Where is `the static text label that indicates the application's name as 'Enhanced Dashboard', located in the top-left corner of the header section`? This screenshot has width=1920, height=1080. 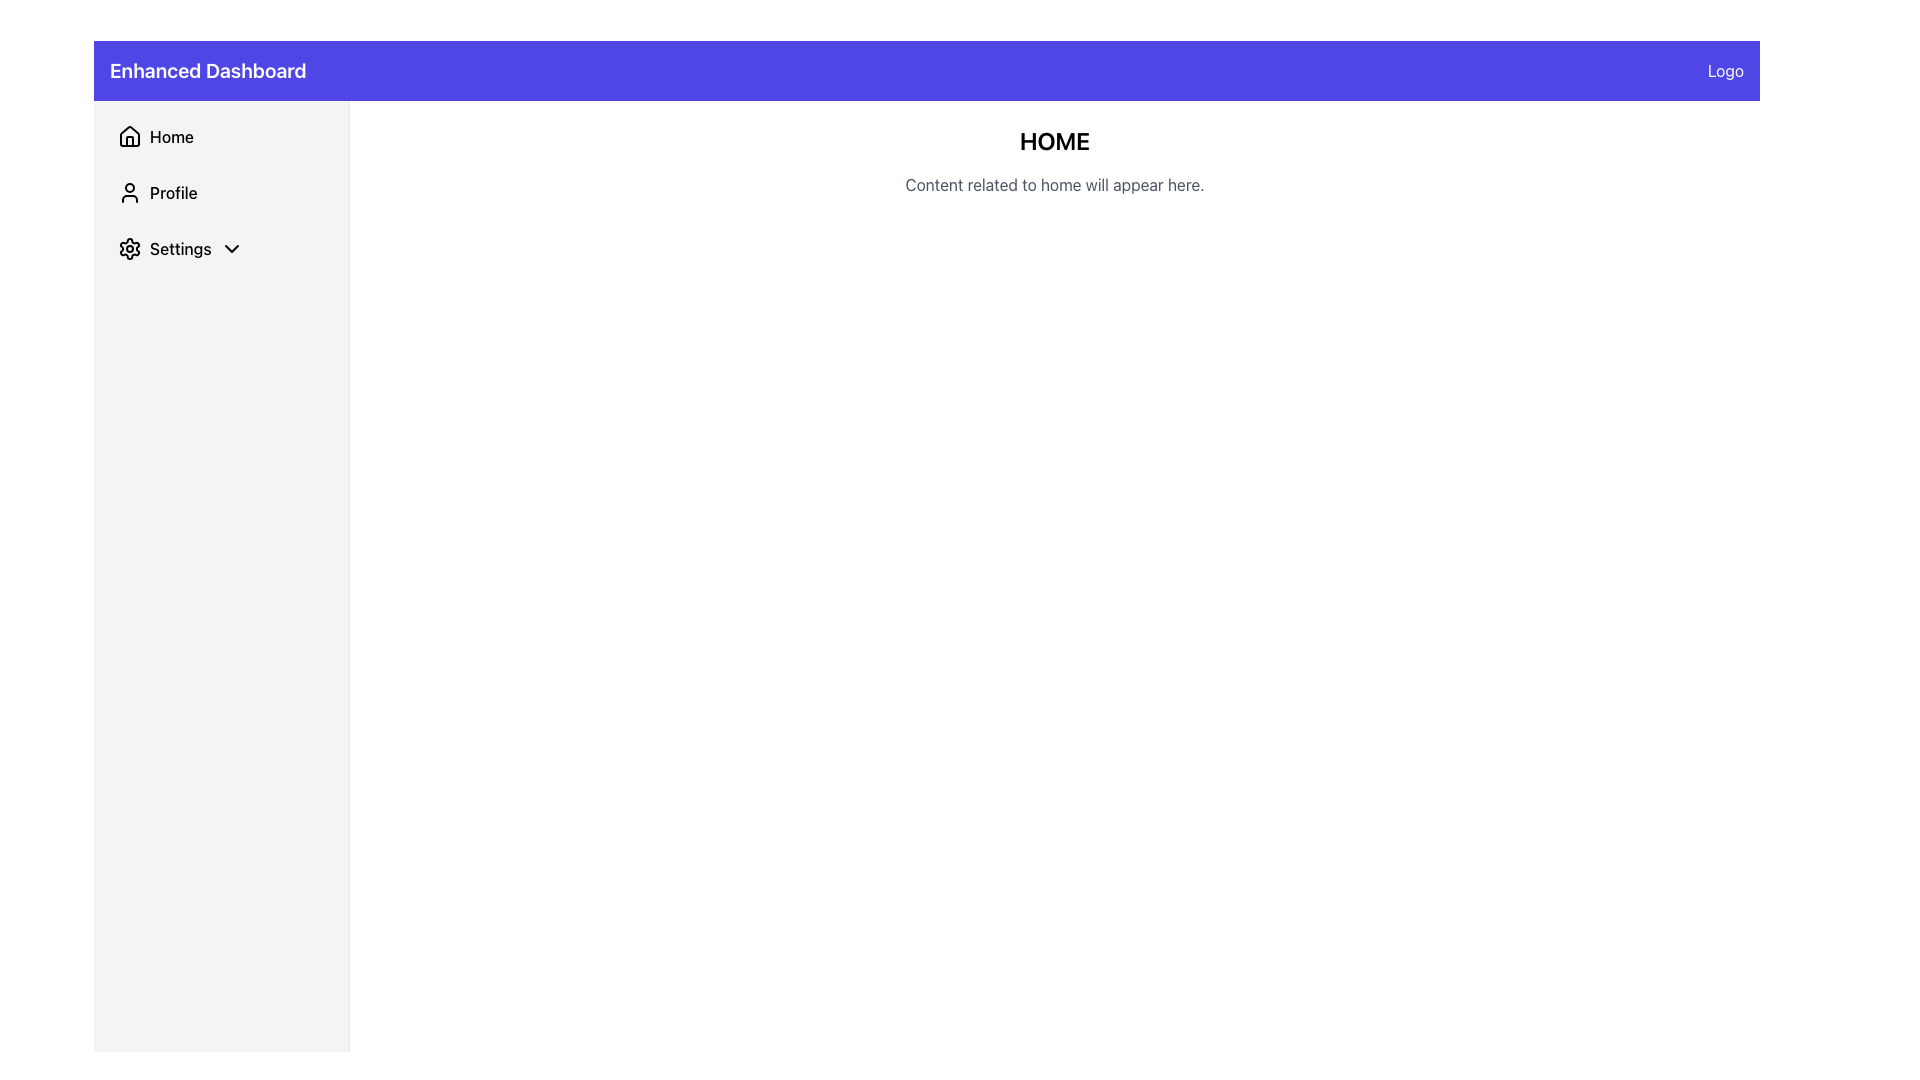 the static text label that indicates the application's name as 'Enhanced Dashboard', located in the top-left corner of the header section is located at coordinates (208, 69).